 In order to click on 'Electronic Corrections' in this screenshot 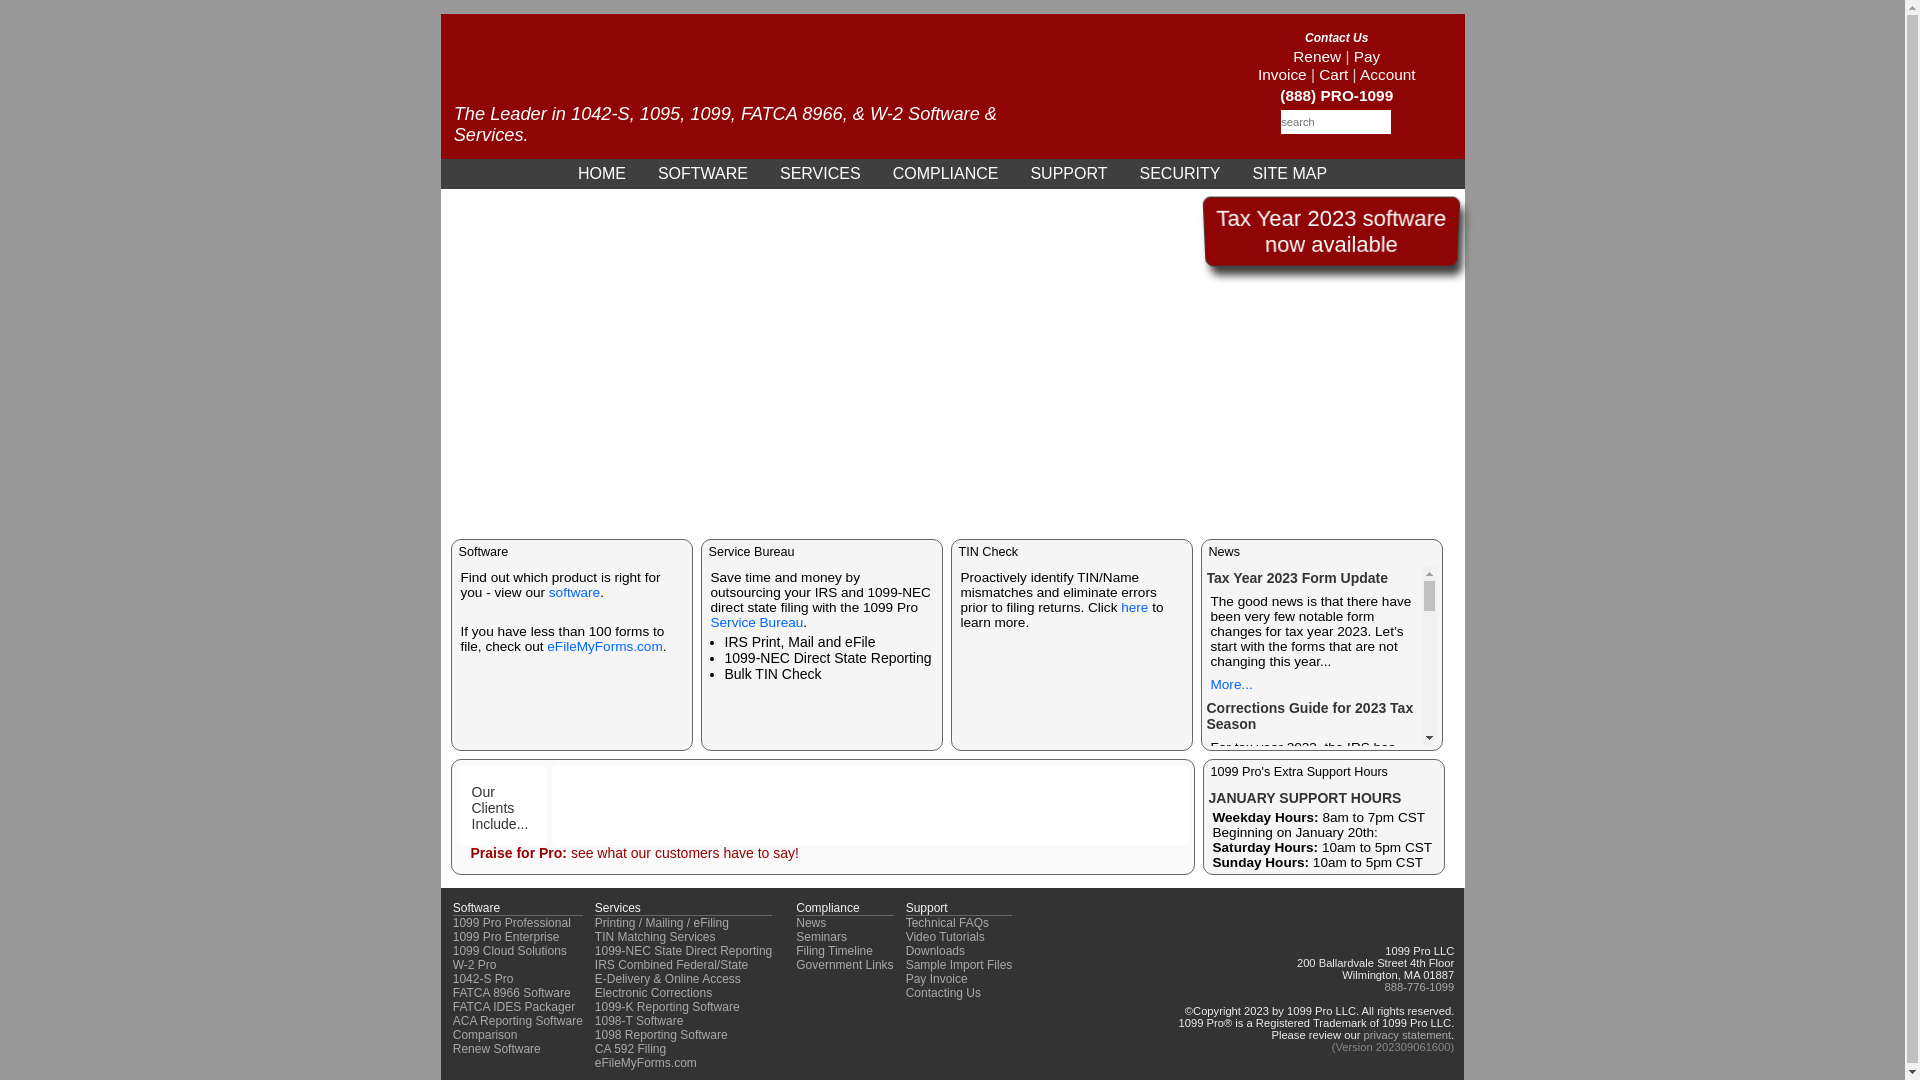, I will do `click(653, 992)`.